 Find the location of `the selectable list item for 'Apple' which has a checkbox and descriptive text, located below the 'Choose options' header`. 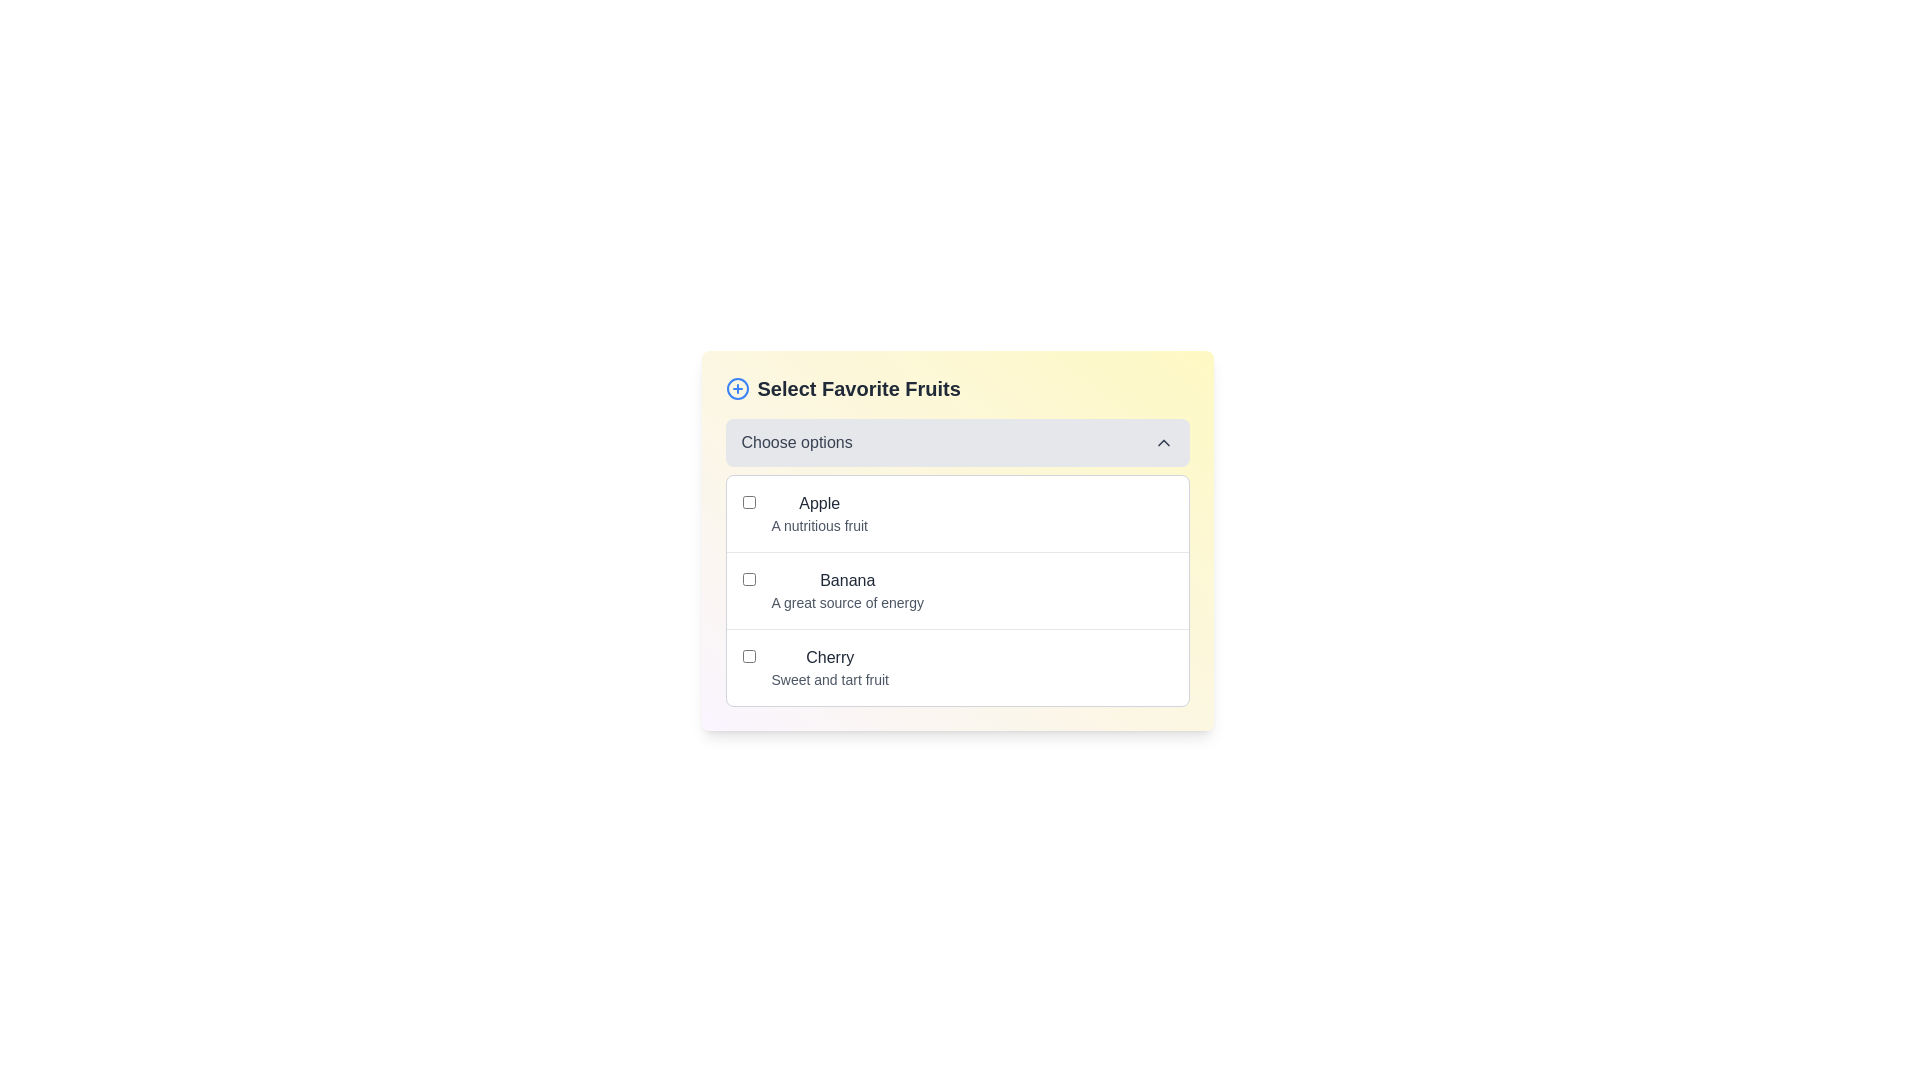

the selectable list item for 'Apple' which has a checkbox and descriptive text, located below the 'Choose options' header is located at coordinates (956, 512).